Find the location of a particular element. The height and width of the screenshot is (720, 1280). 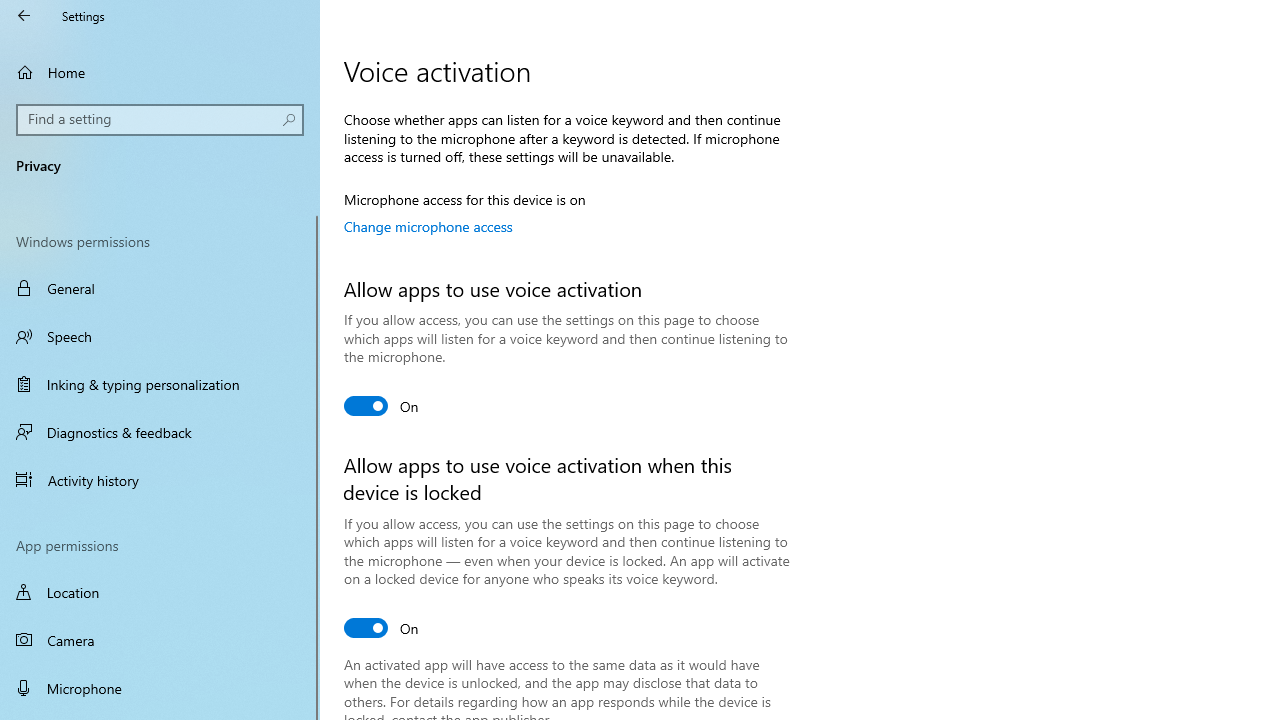

'Activity history' is located at coordinates (160, 479).